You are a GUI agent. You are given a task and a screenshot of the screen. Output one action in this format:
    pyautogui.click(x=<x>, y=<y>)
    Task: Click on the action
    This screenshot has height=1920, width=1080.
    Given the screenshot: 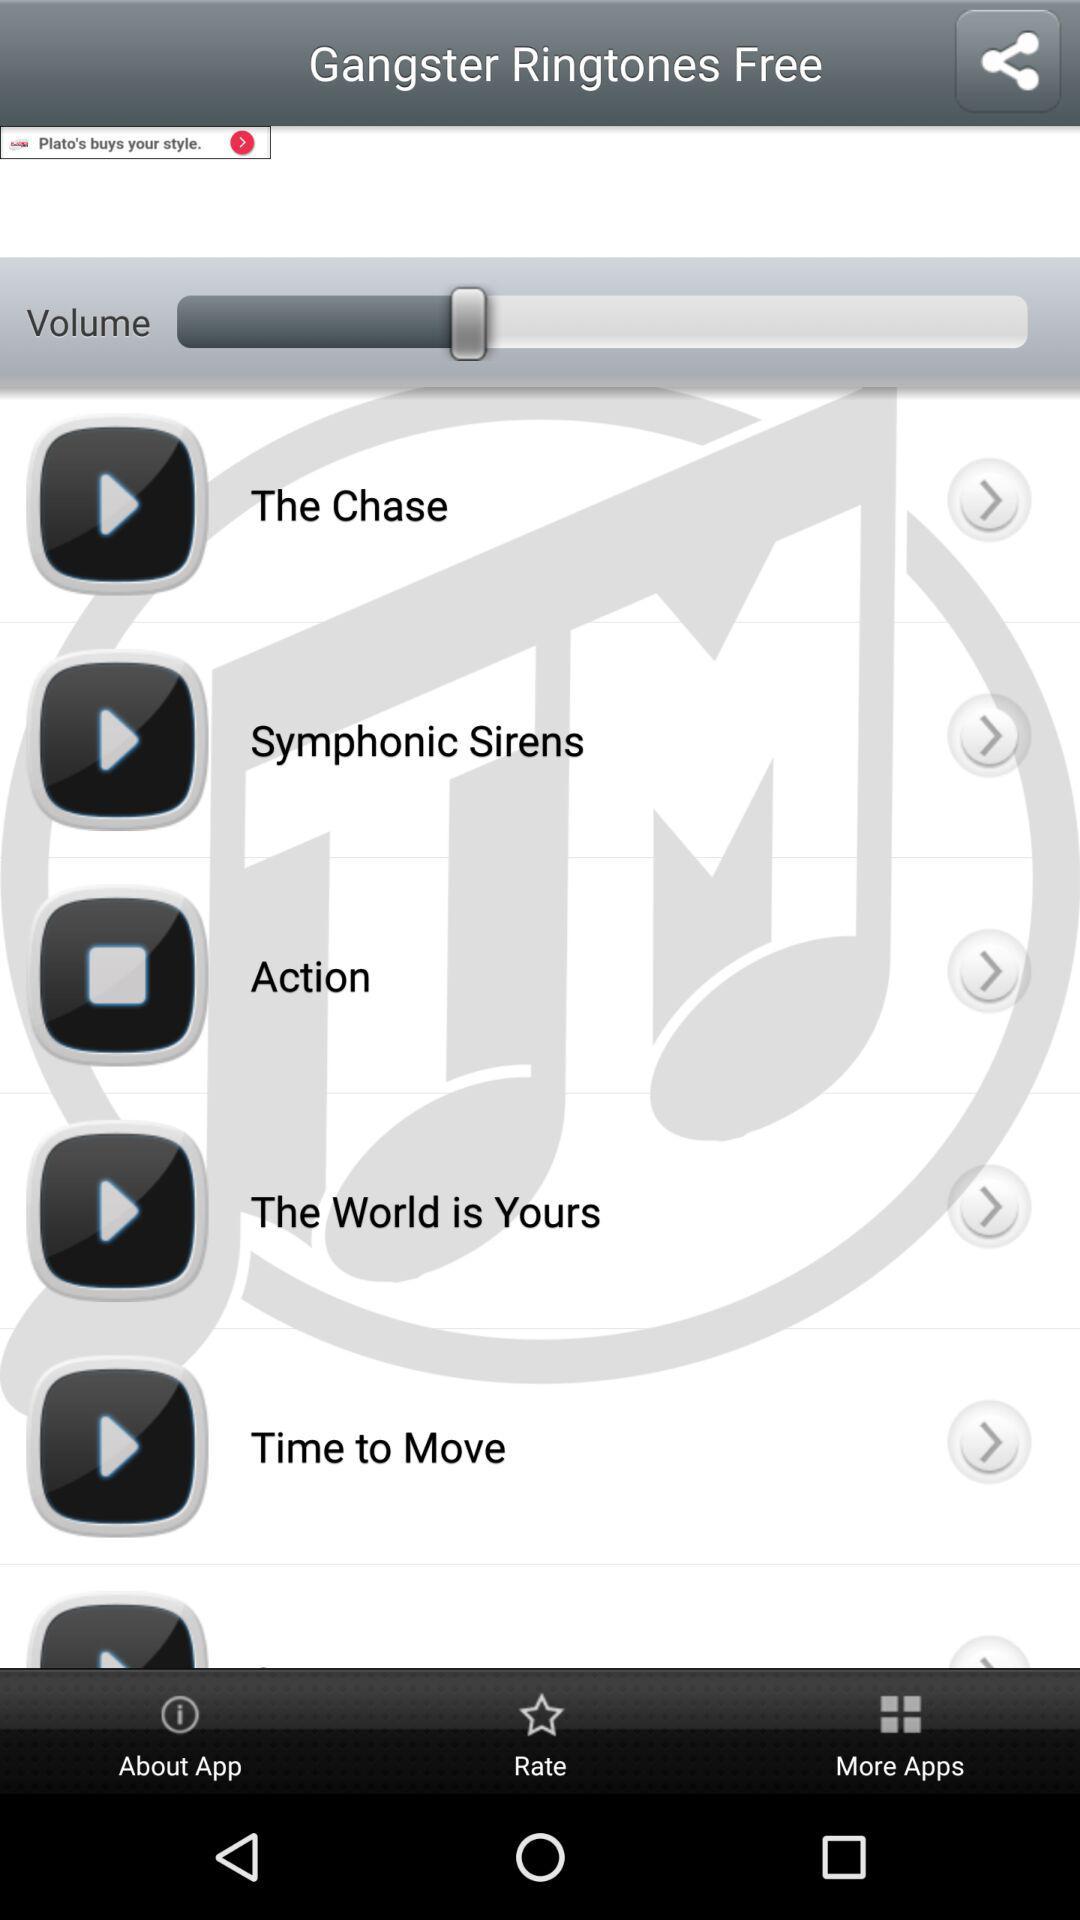 What is the action you would take?
    pyautogui.click(x=987, y=975)
    